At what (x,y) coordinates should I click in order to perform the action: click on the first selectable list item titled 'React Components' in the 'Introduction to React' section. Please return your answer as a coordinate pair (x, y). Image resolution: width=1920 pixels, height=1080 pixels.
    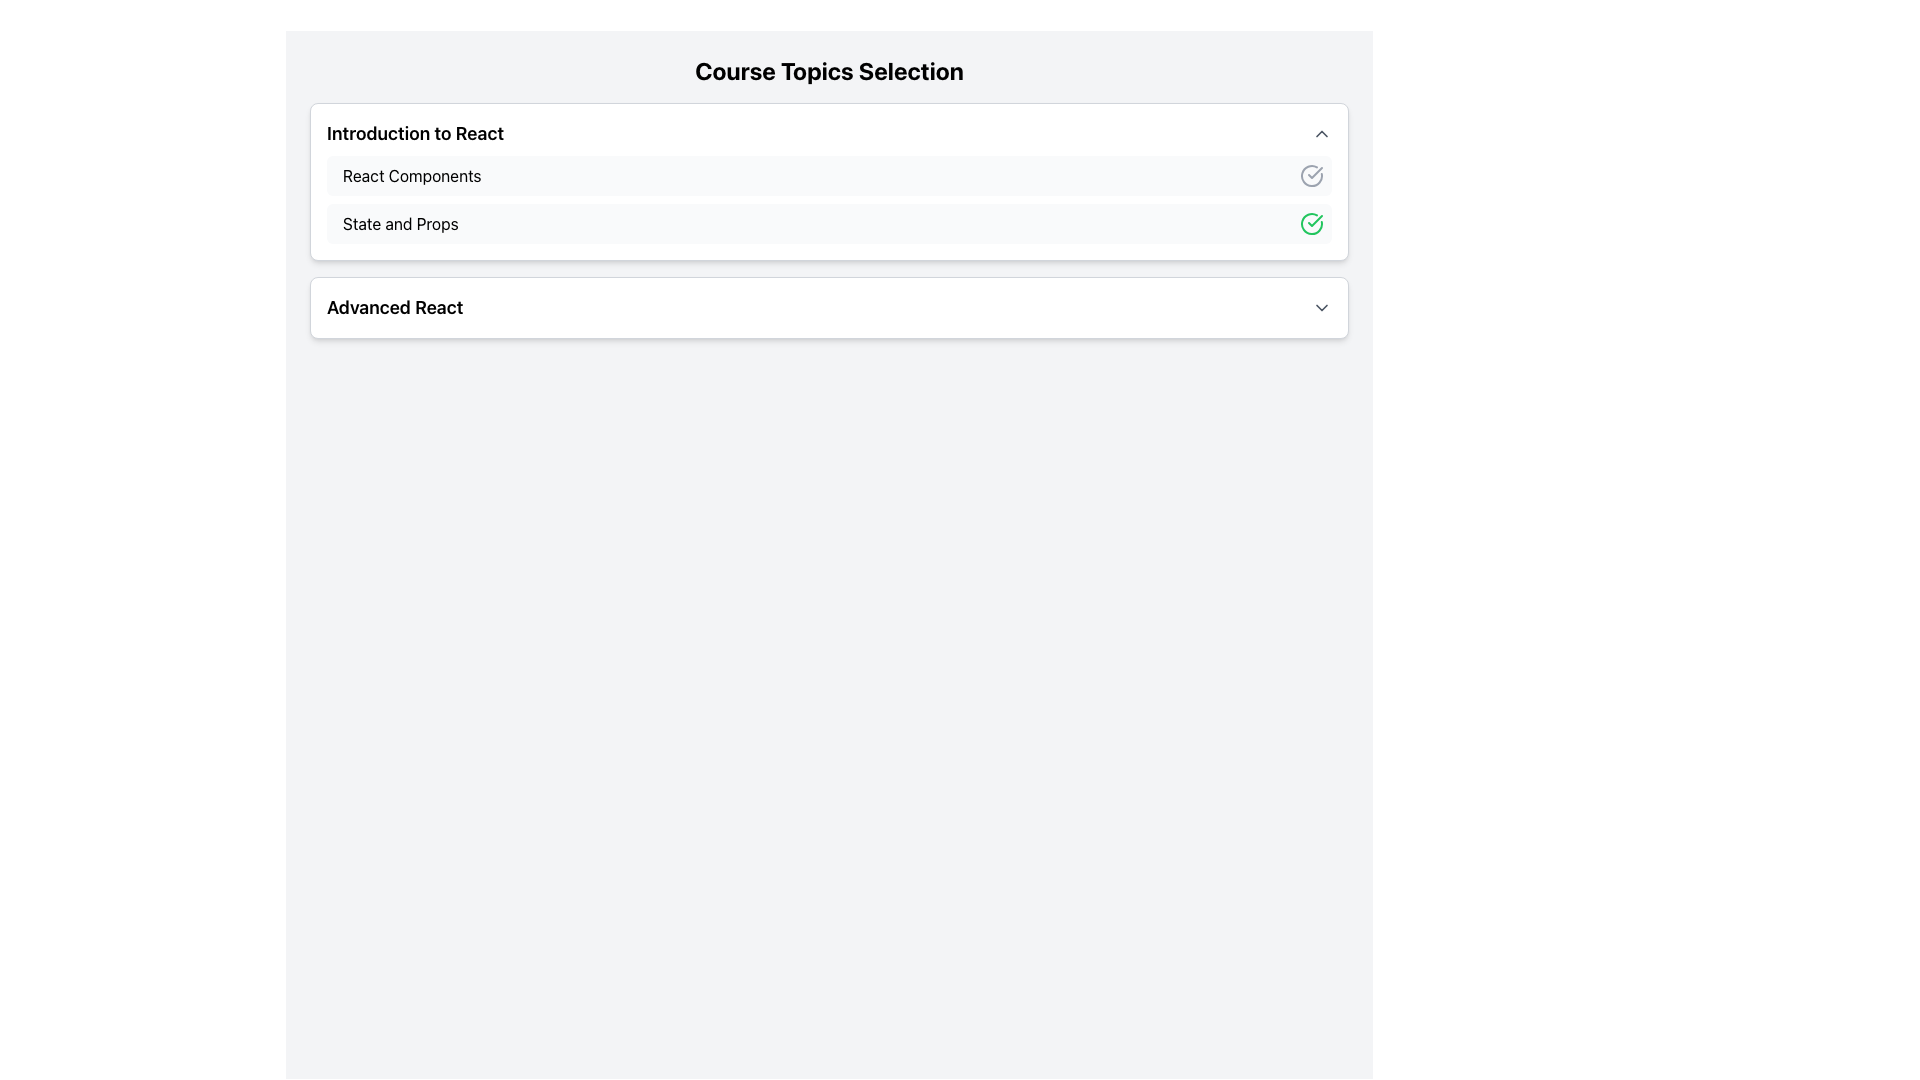
    Looking at the image, I should click on (829, 175).